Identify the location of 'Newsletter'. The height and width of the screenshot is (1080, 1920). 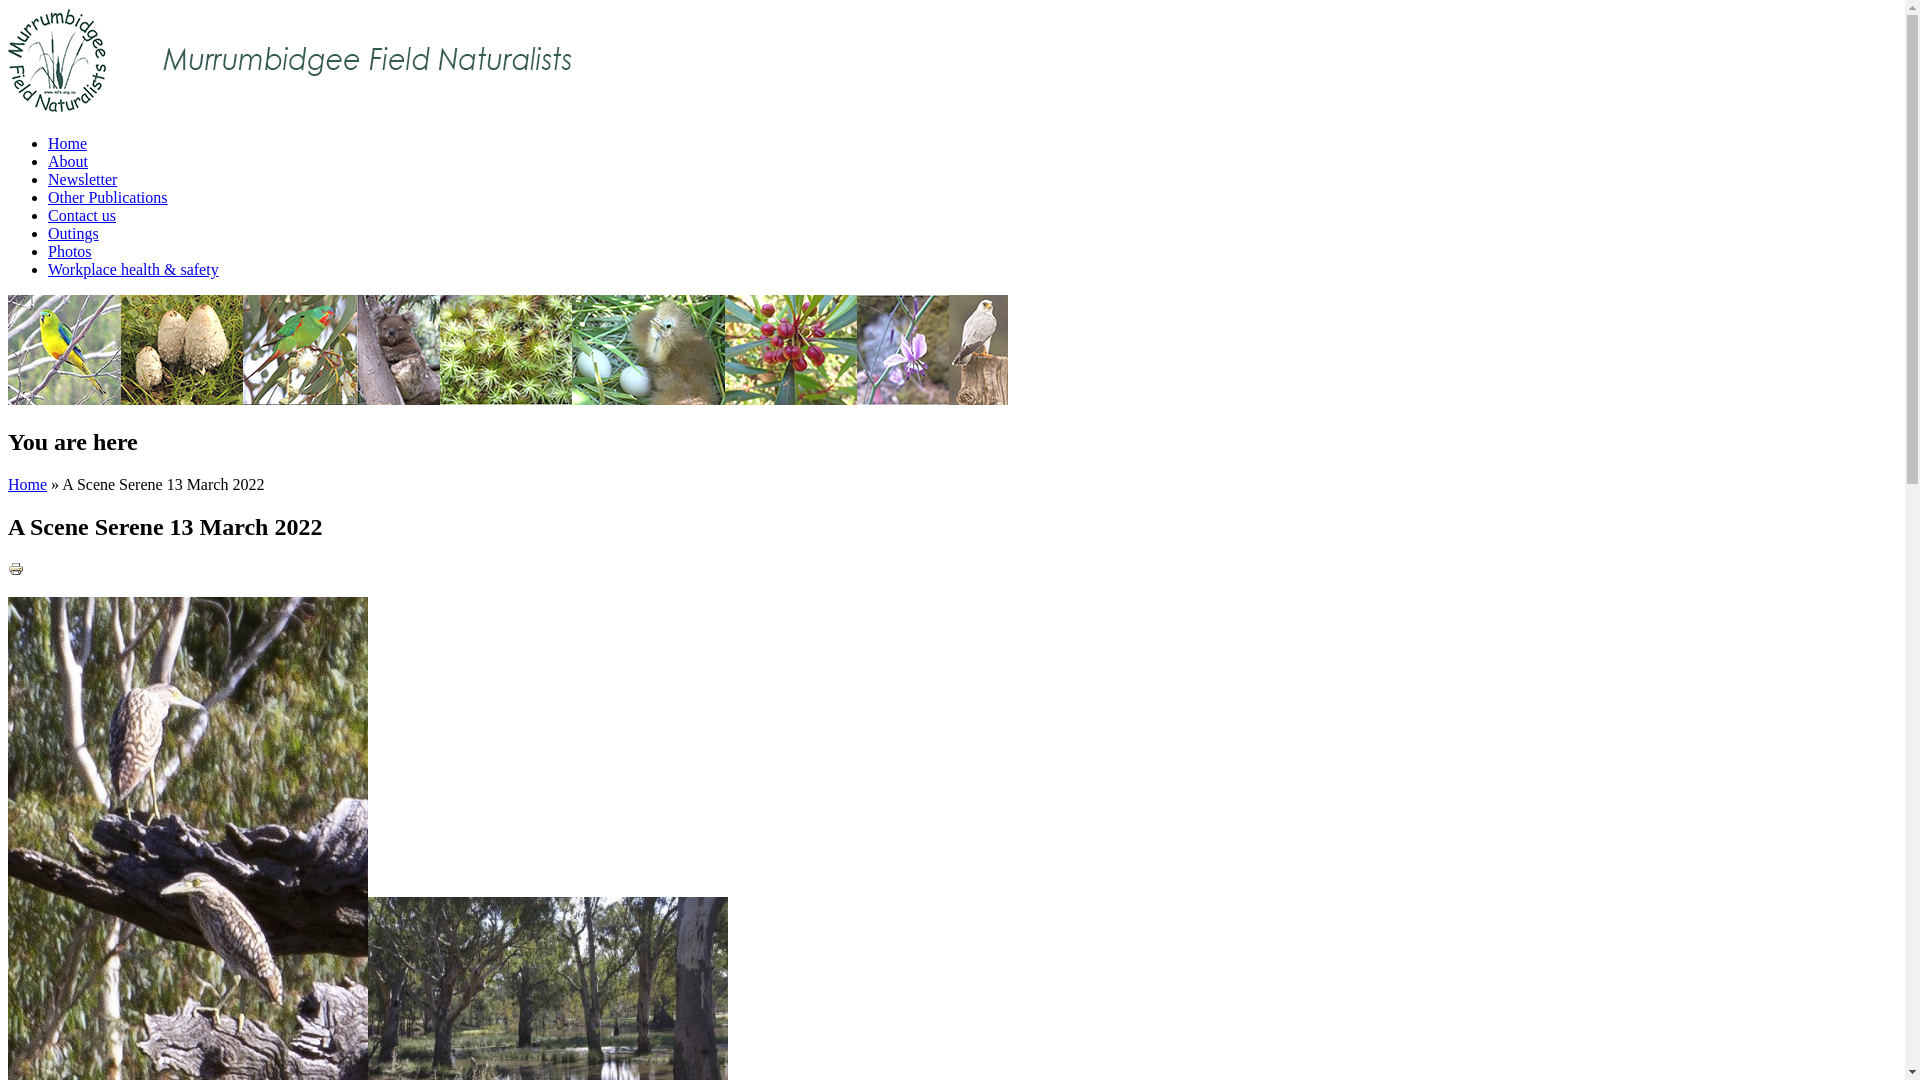
(81, 178).